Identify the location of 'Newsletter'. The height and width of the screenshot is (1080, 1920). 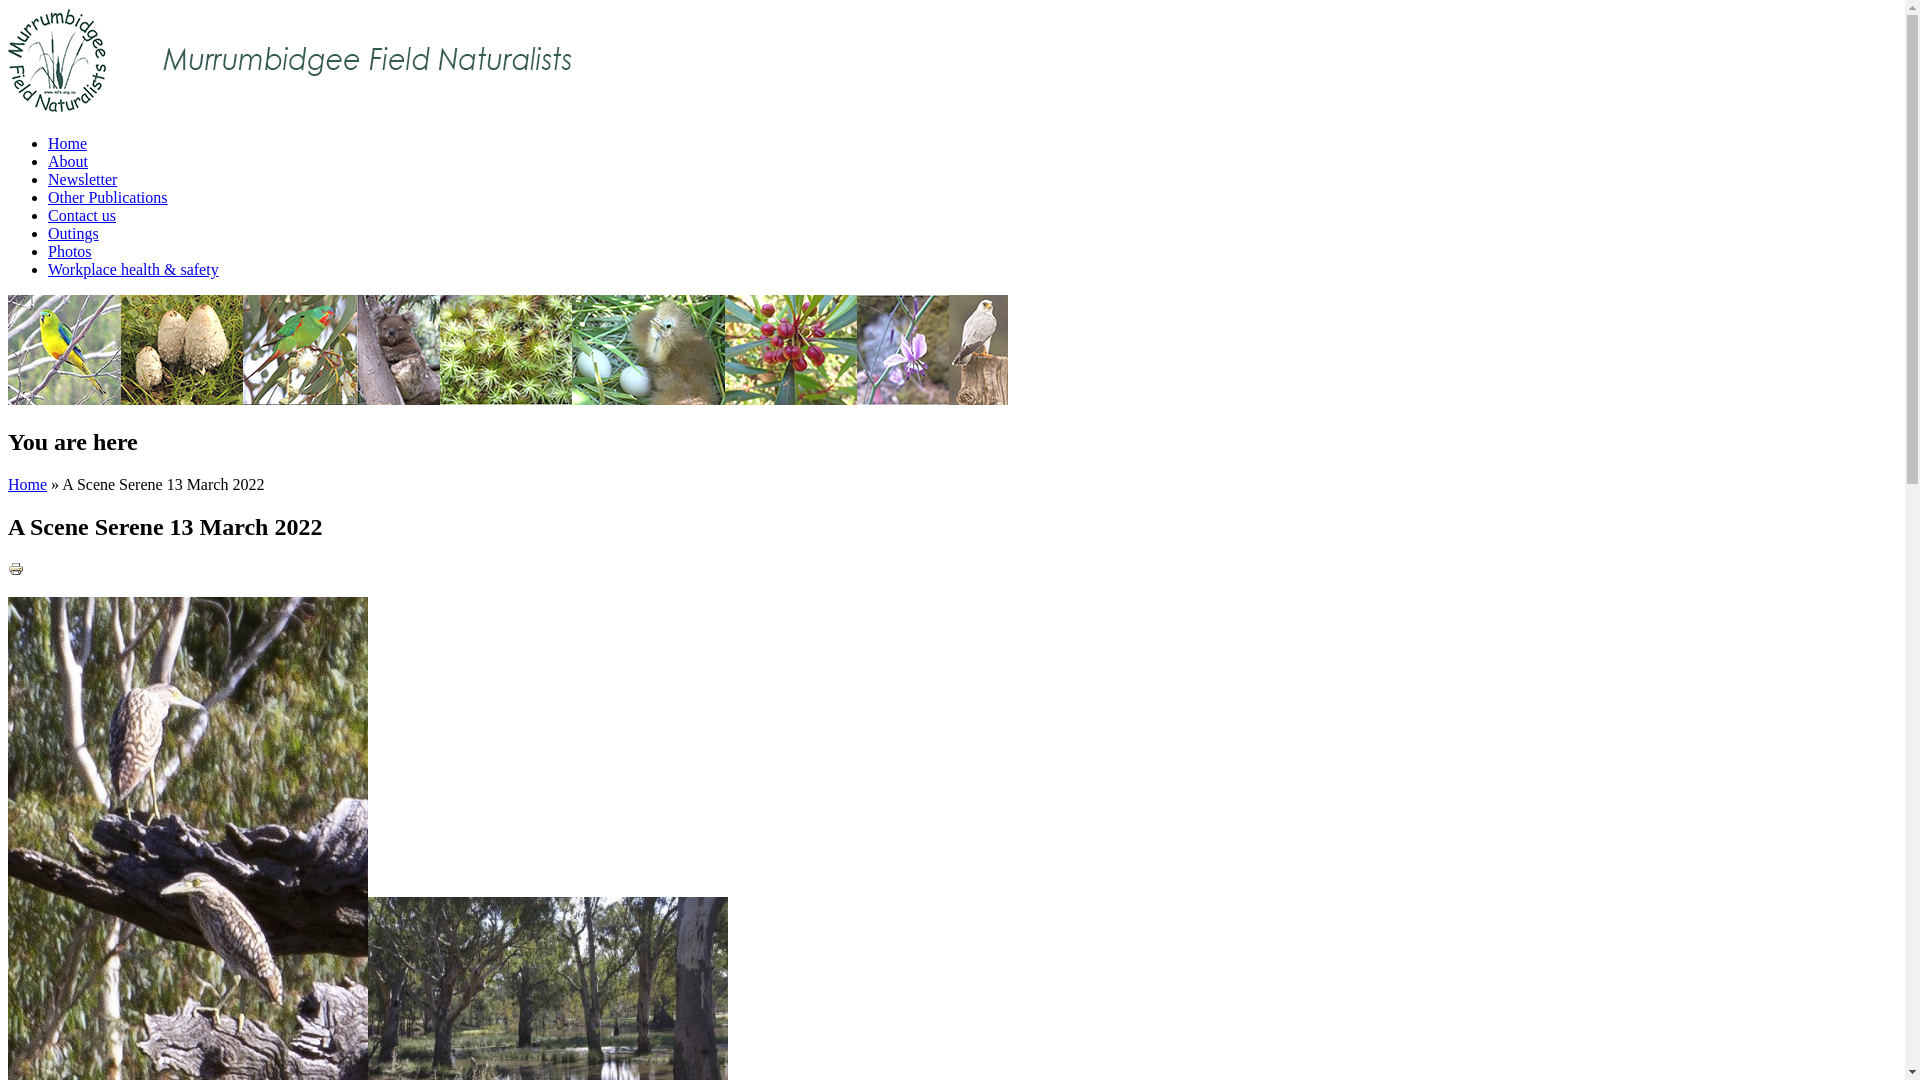
(81, 178).